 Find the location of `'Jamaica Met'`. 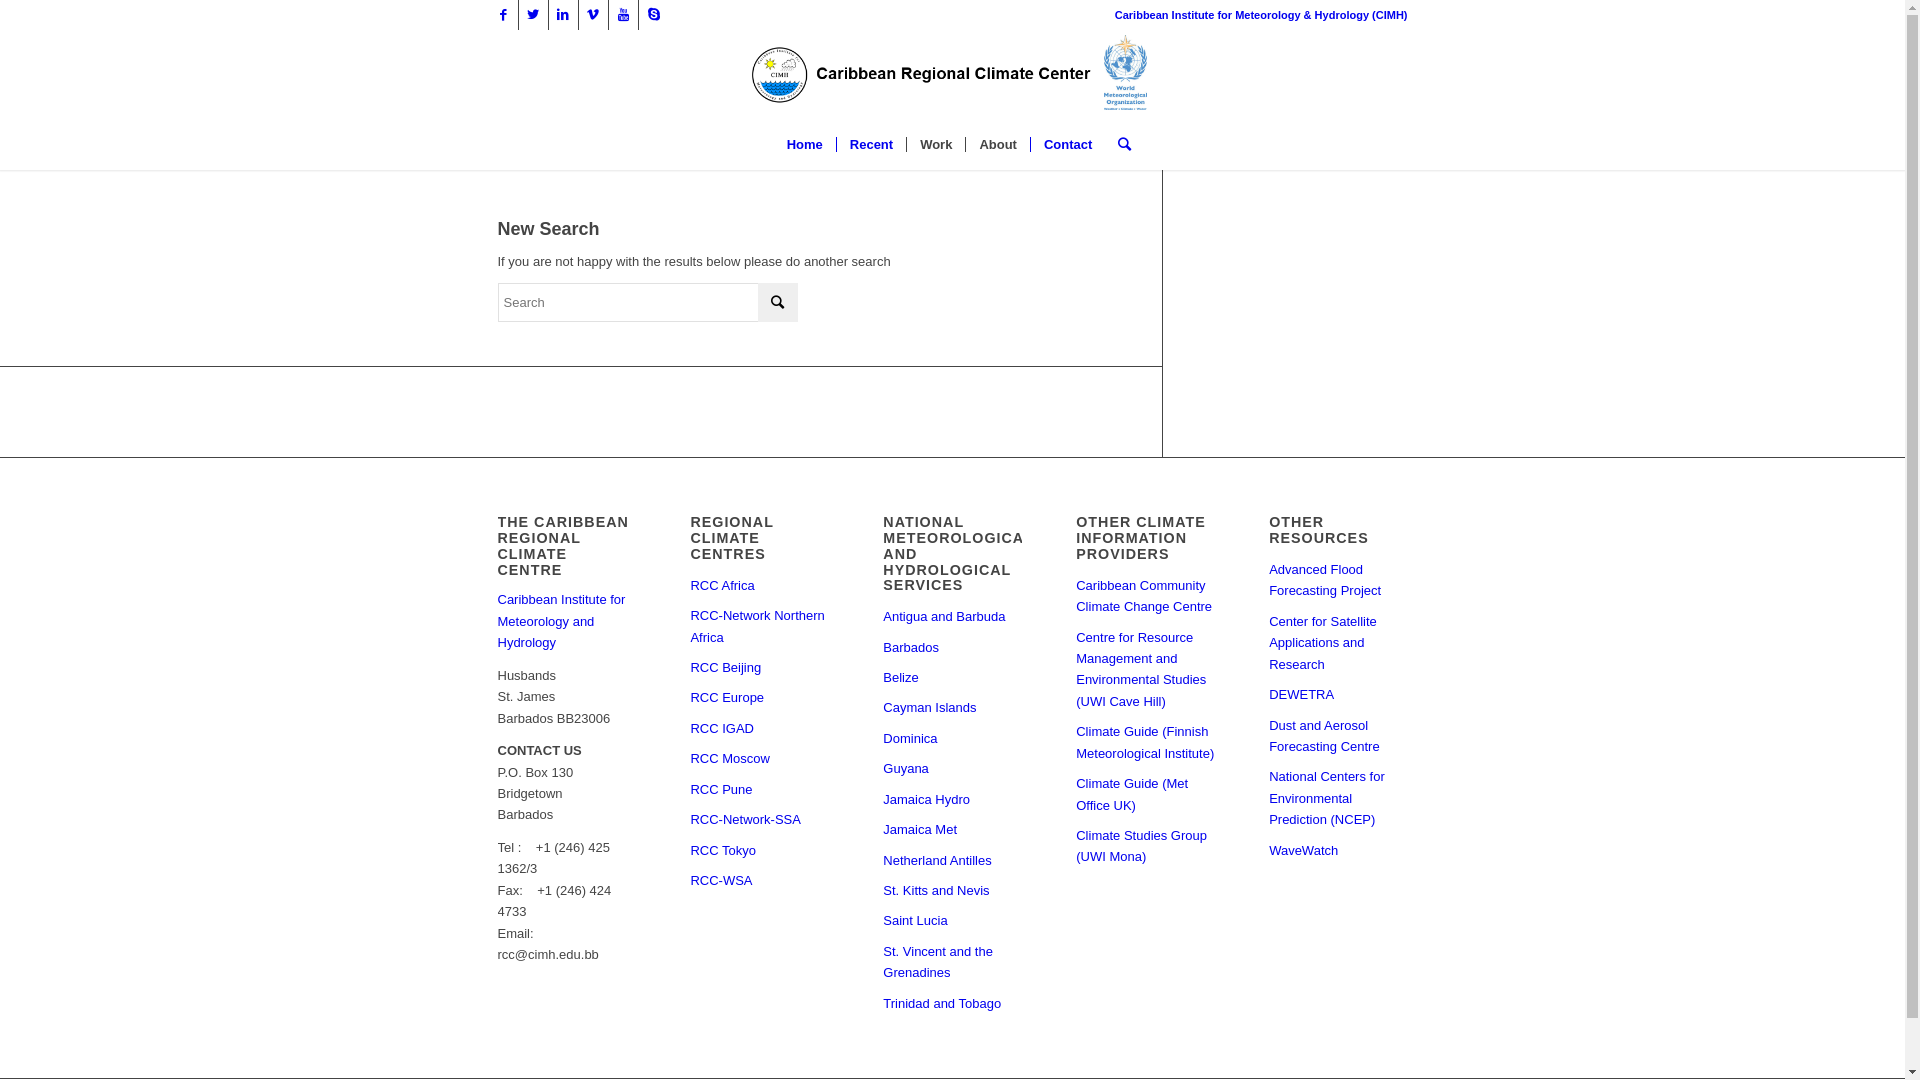

'Jamaica Met' is located at coordinates (950, 829).